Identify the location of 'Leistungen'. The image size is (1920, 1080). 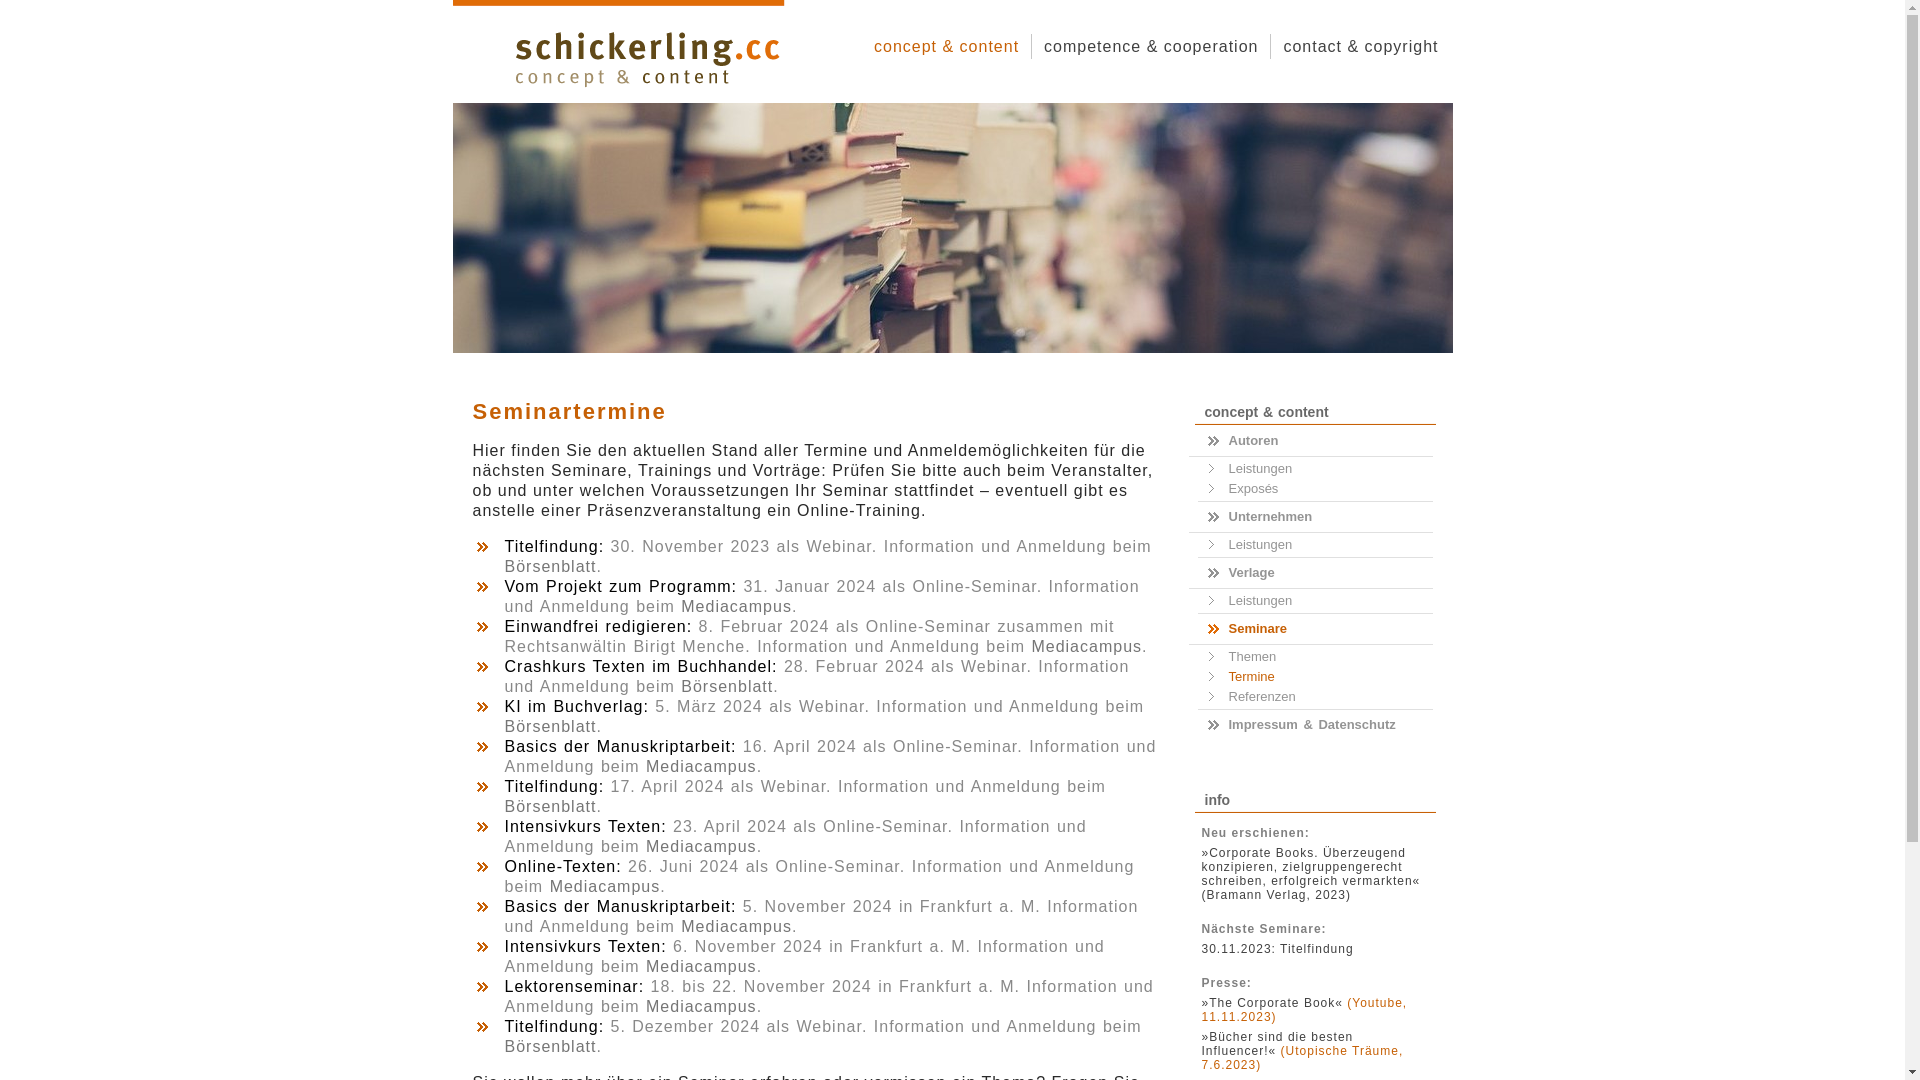
(1310, 544).